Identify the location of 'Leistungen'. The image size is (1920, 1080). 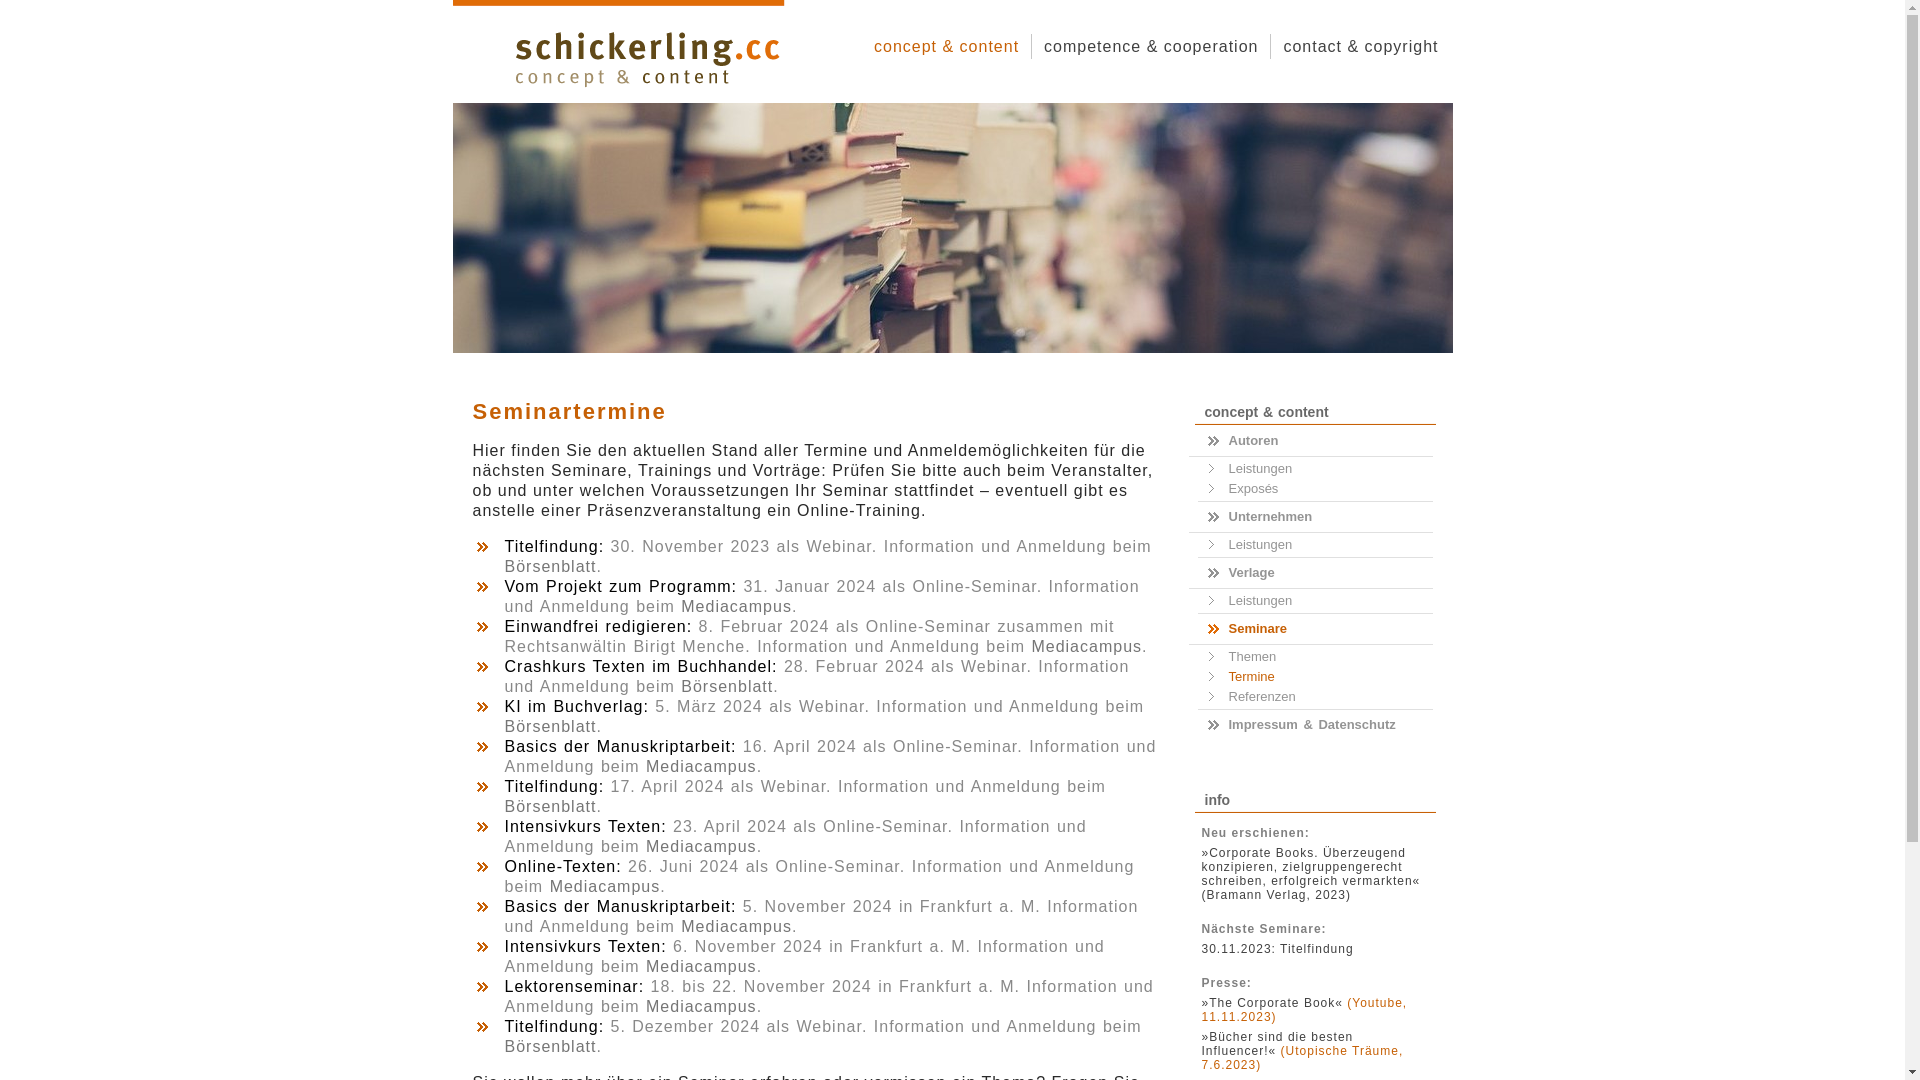
(1310, 544).